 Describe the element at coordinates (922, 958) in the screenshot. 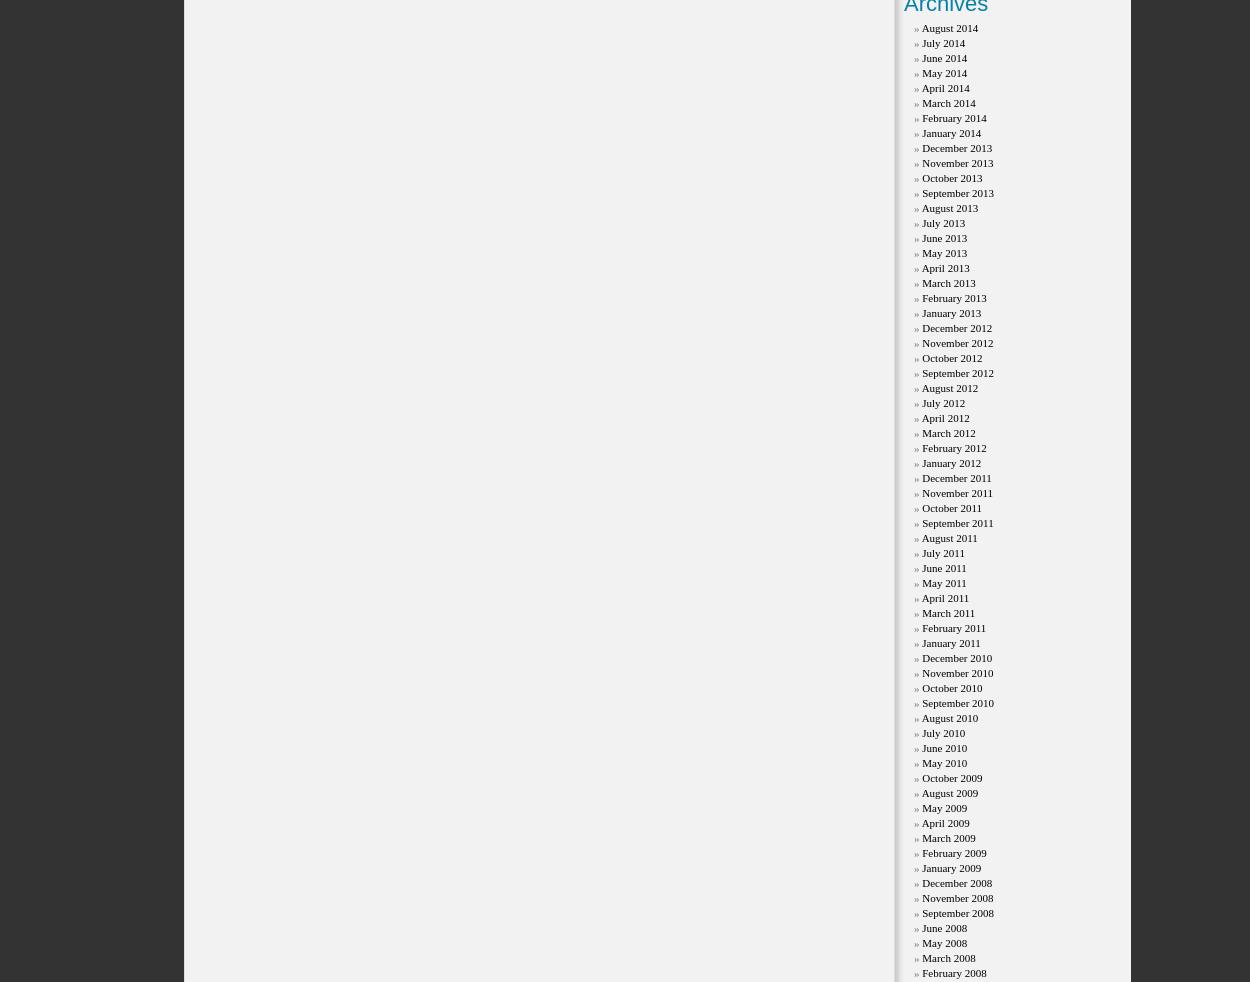

I see `'March 2008'` at that location.